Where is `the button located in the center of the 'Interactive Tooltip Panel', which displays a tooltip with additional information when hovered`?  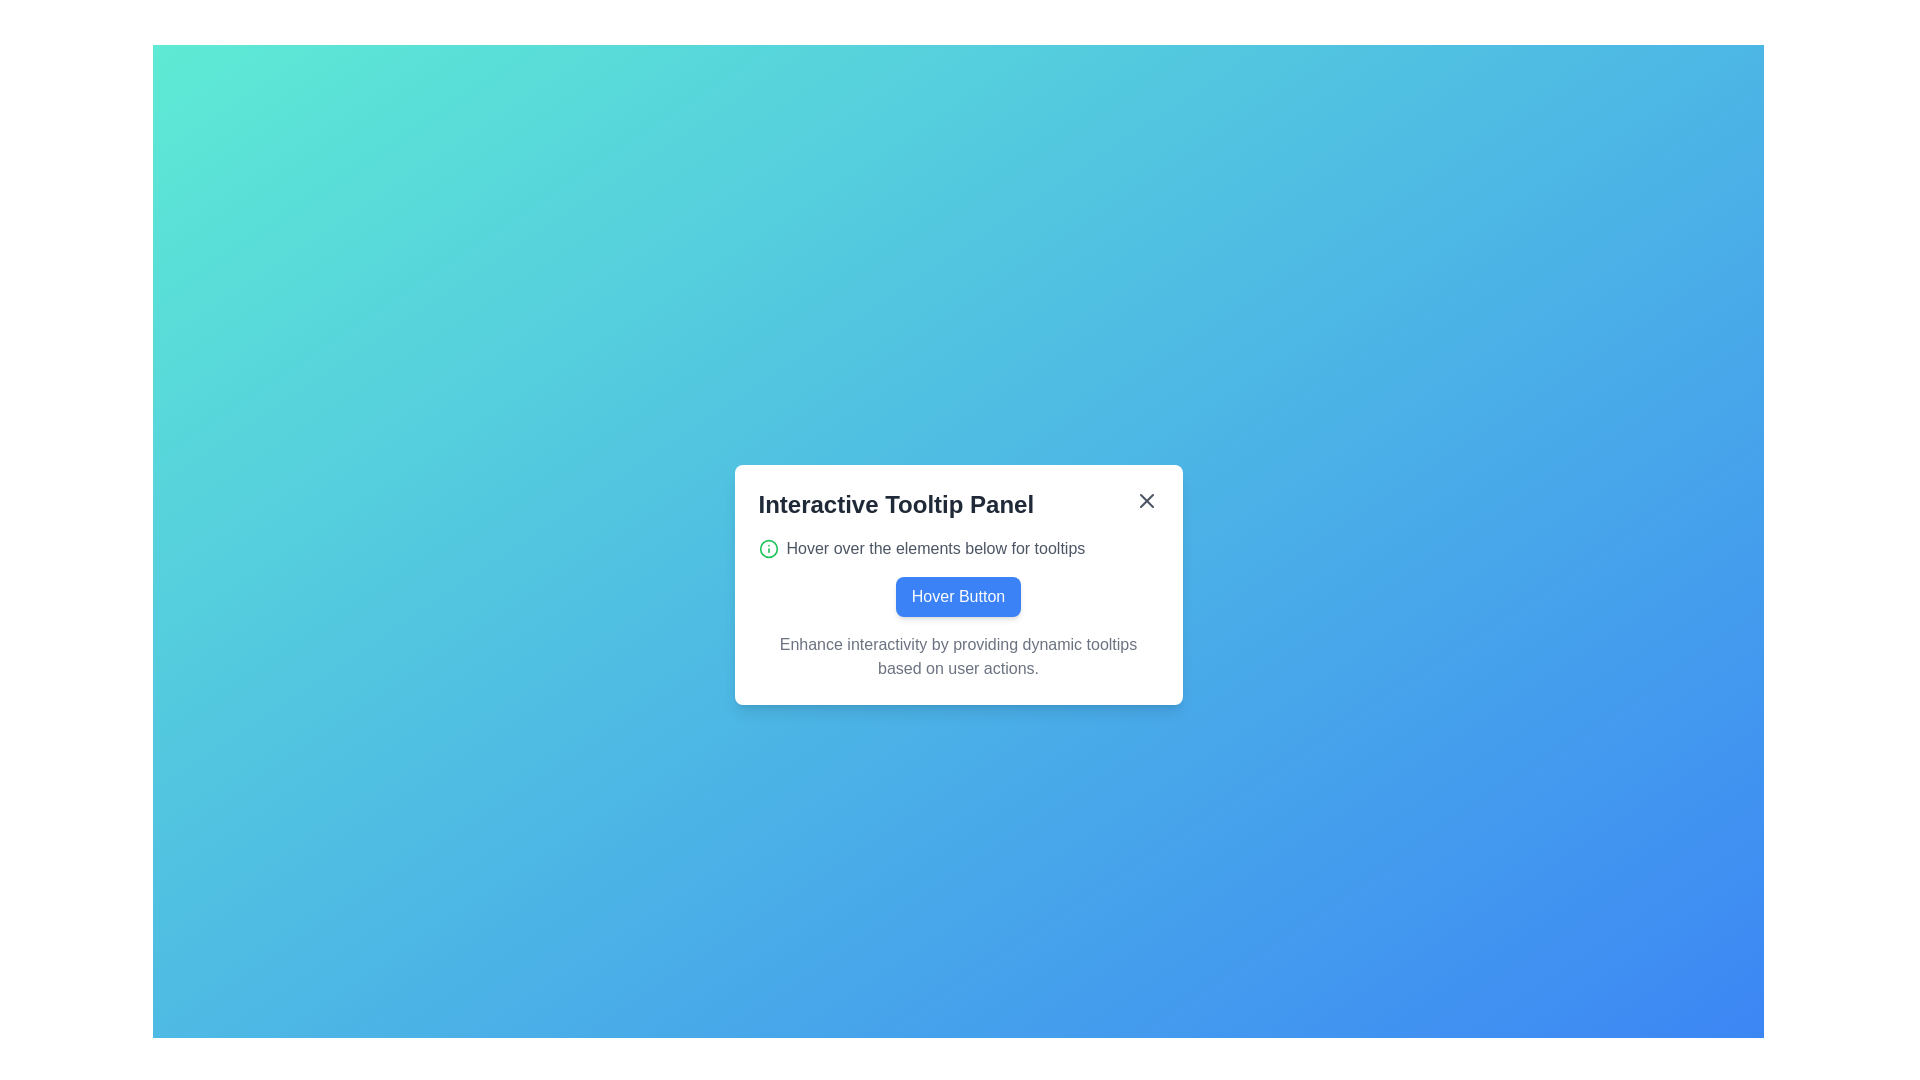
the button located in the center of the 'Interactive Tooltip Panel', which displays a tooltip with additional information when hovered is located at coordinates (957, 596).